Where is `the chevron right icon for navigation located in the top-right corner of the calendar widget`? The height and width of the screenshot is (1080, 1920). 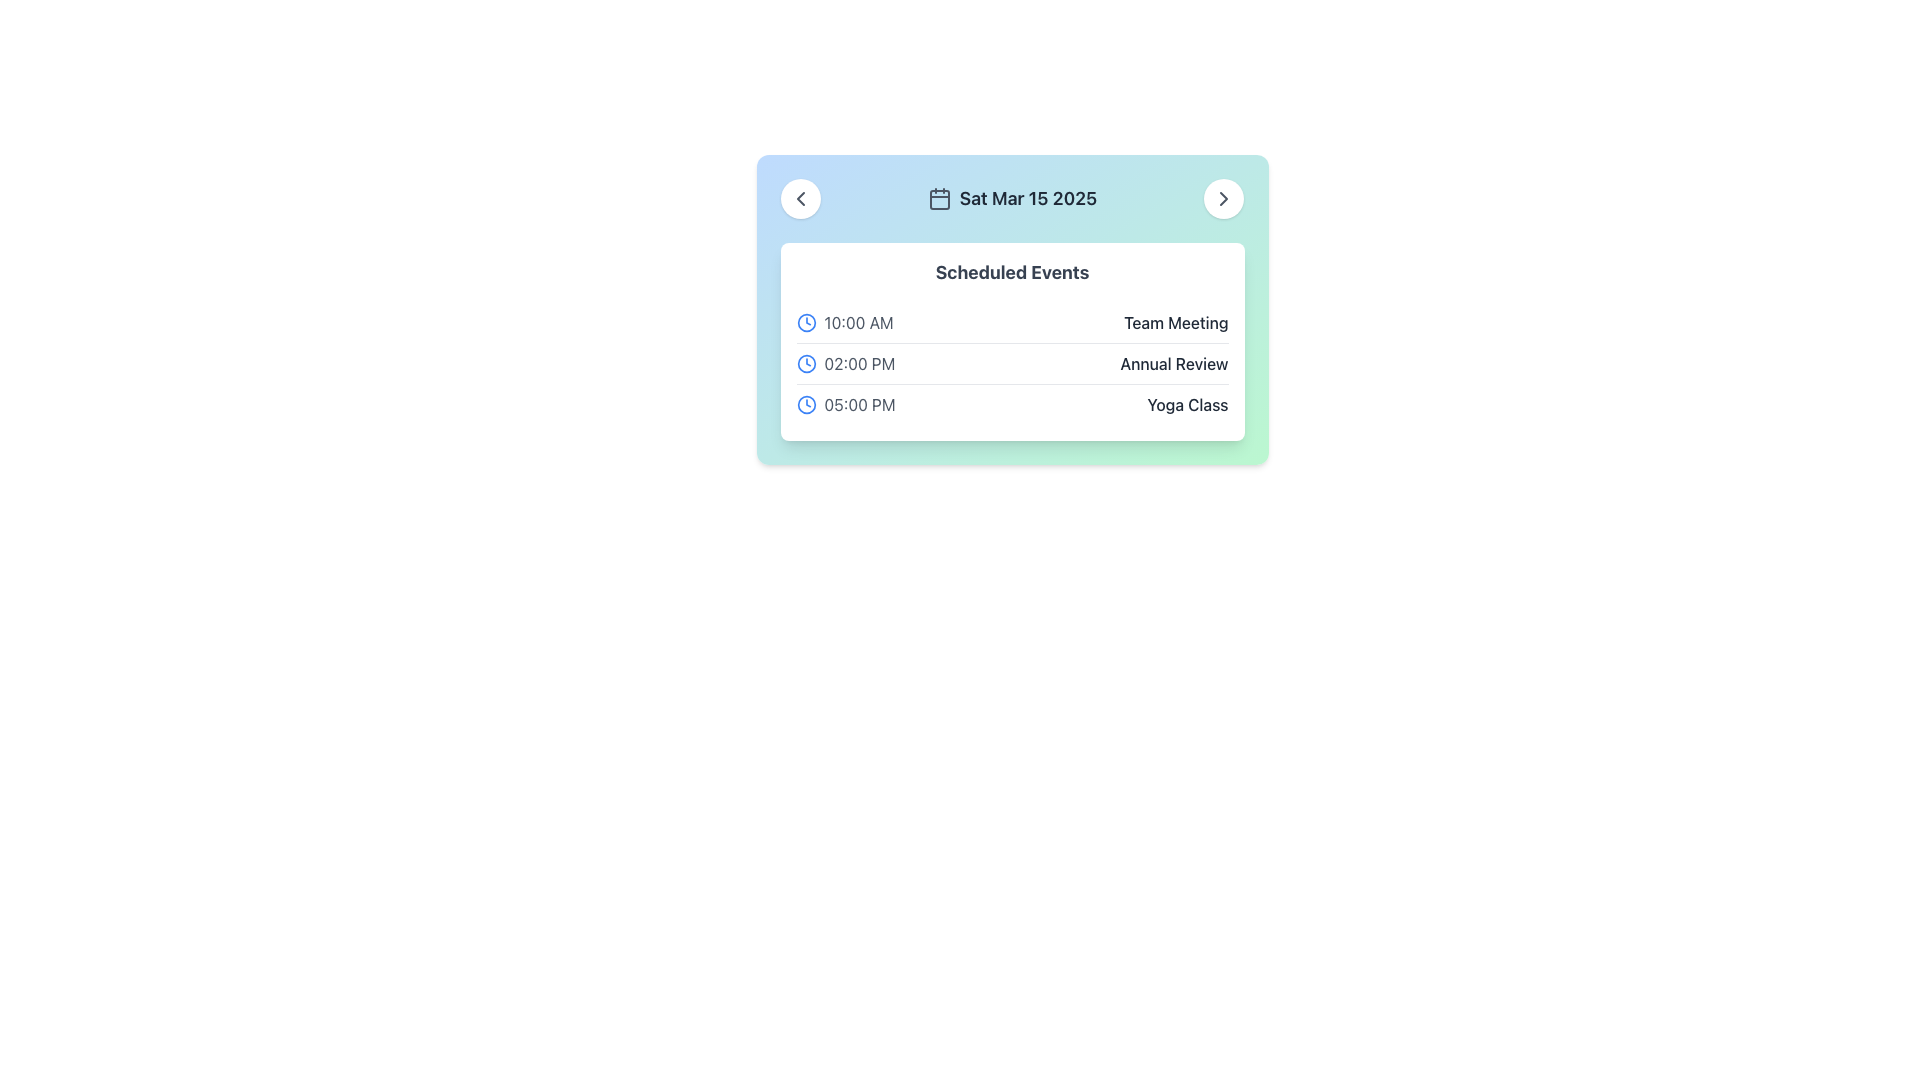
the chevron right icon for navigation located in the top-right corner of the calendar widget is located at coordinates (1223, 199).